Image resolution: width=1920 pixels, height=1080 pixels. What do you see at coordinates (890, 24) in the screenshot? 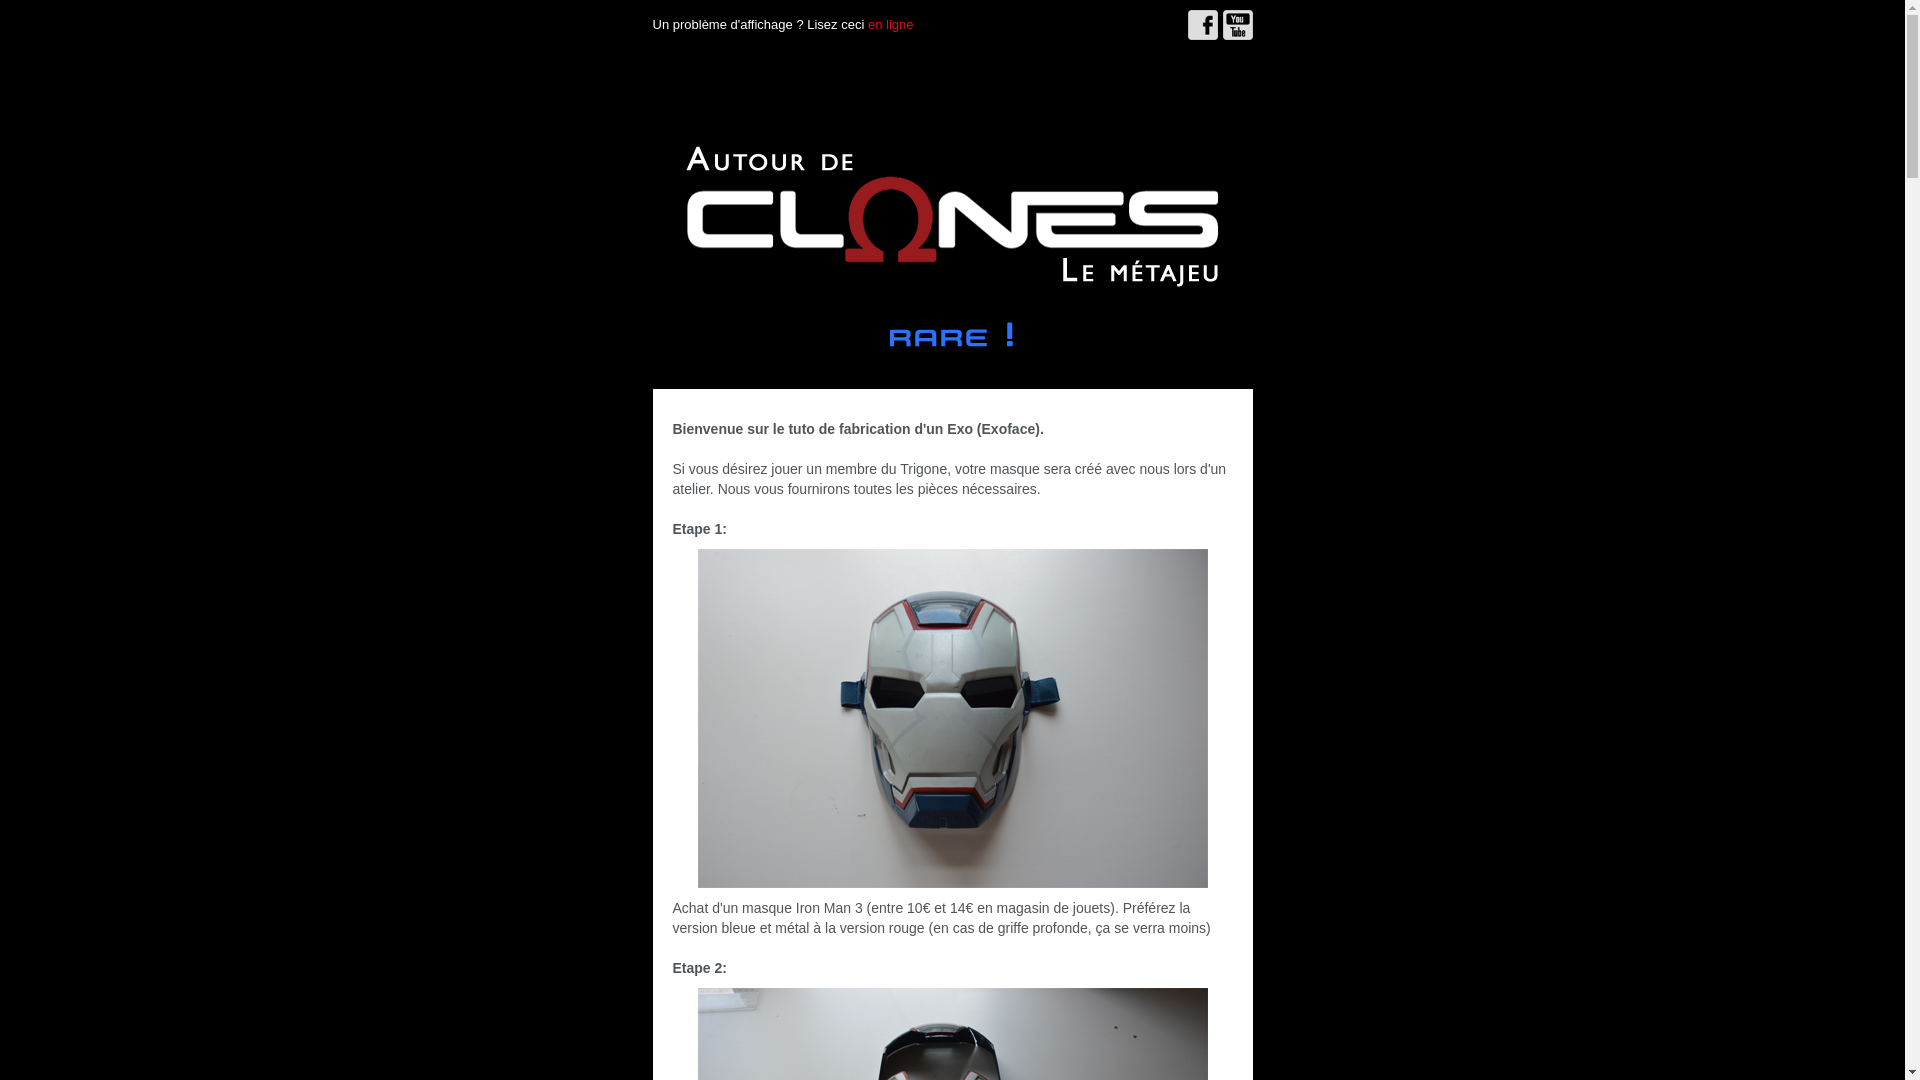
I see `'en ligne'` at bounding box center [890, 24].